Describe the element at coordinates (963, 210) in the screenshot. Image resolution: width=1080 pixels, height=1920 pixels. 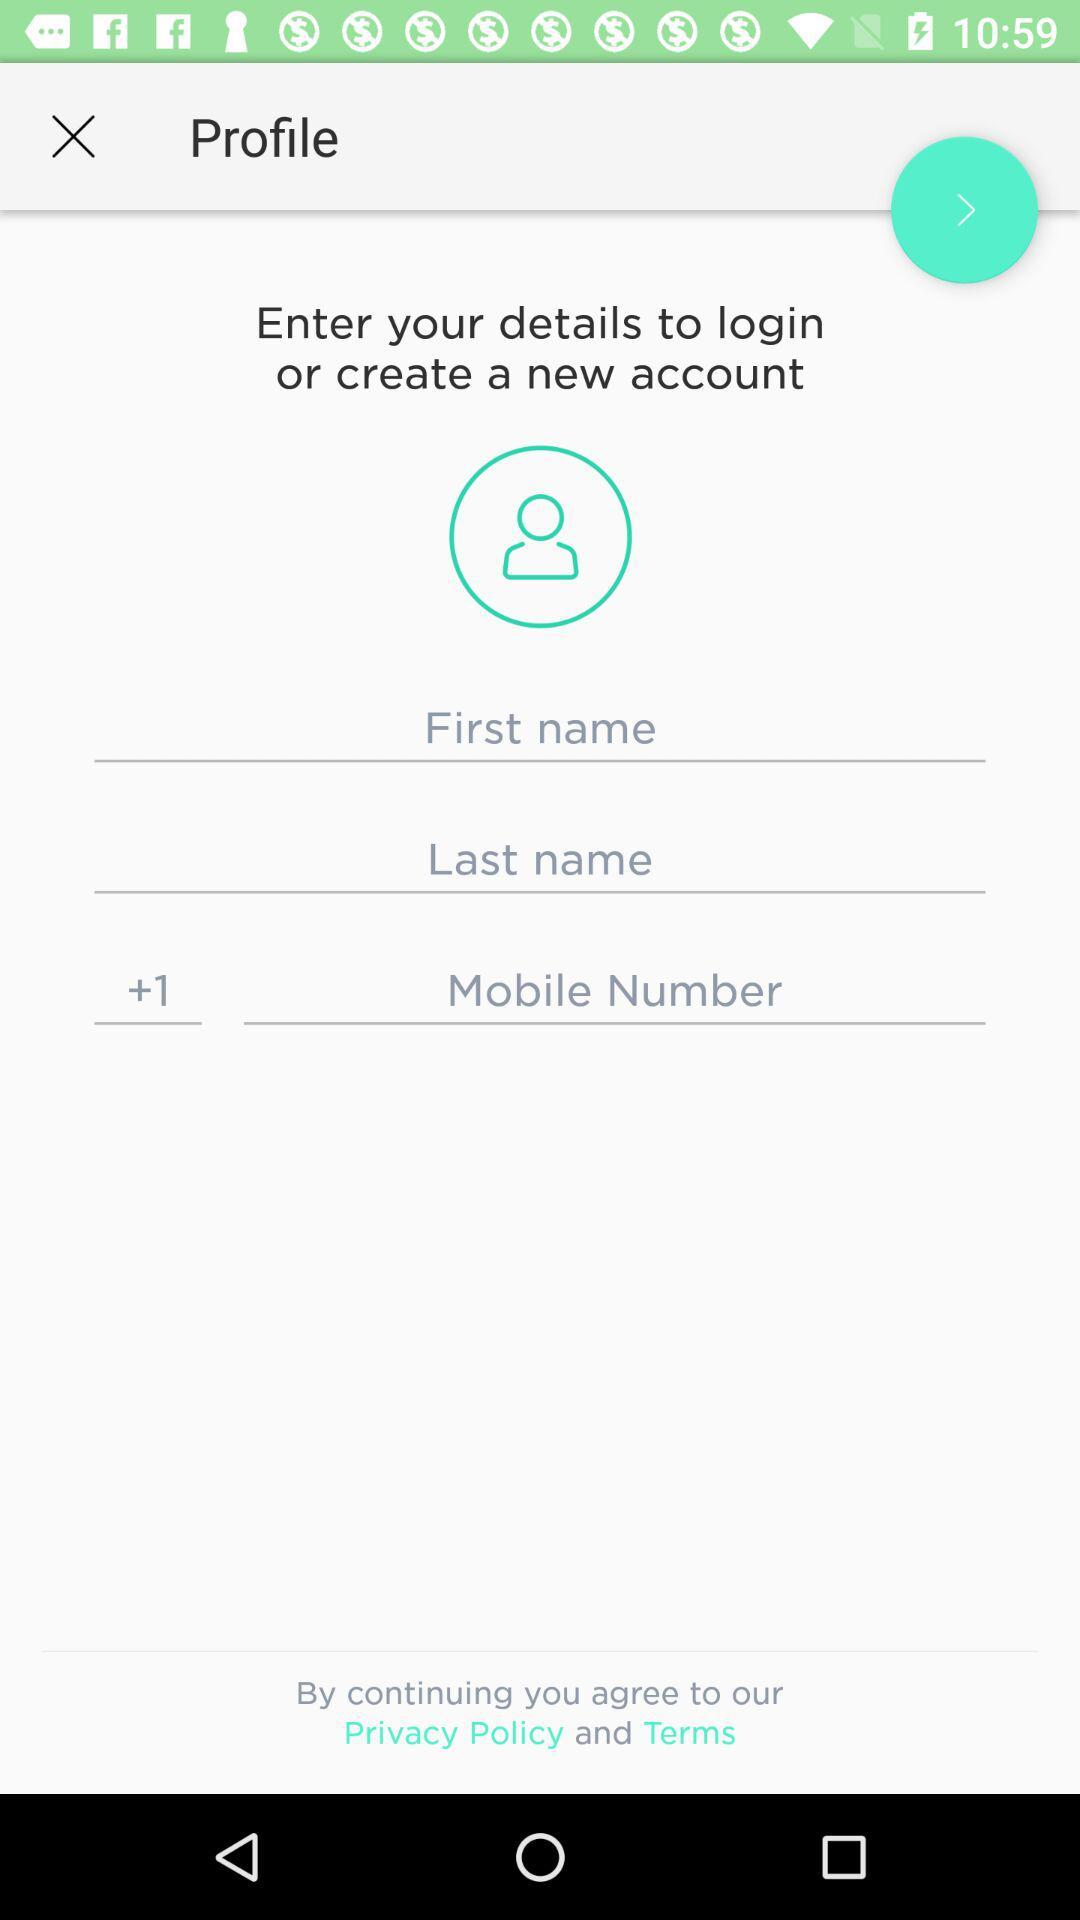
I see `options` at that location.